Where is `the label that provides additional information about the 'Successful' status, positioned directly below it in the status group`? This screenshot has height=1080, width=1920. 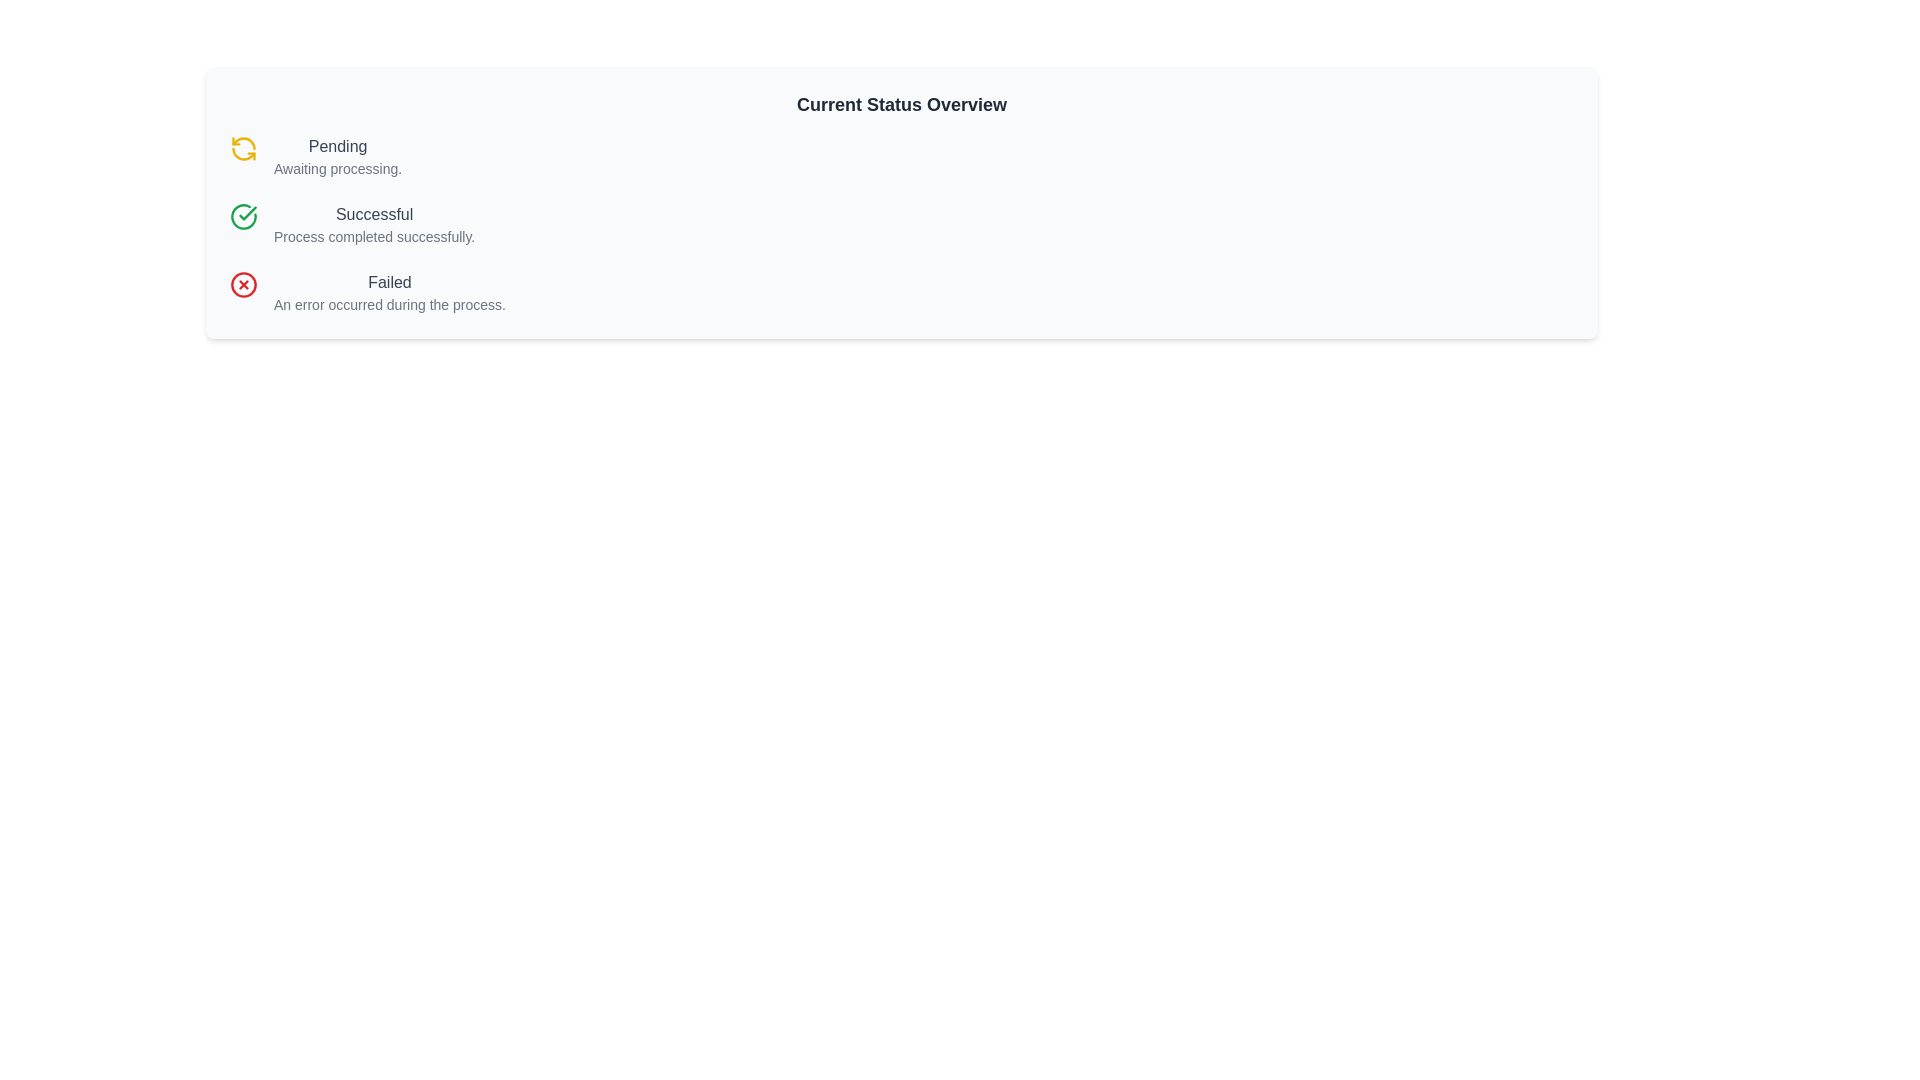
the label that provides additional information about the 'Successful' status, positioned directly below it in the status group is located at coordinates (374, 235).